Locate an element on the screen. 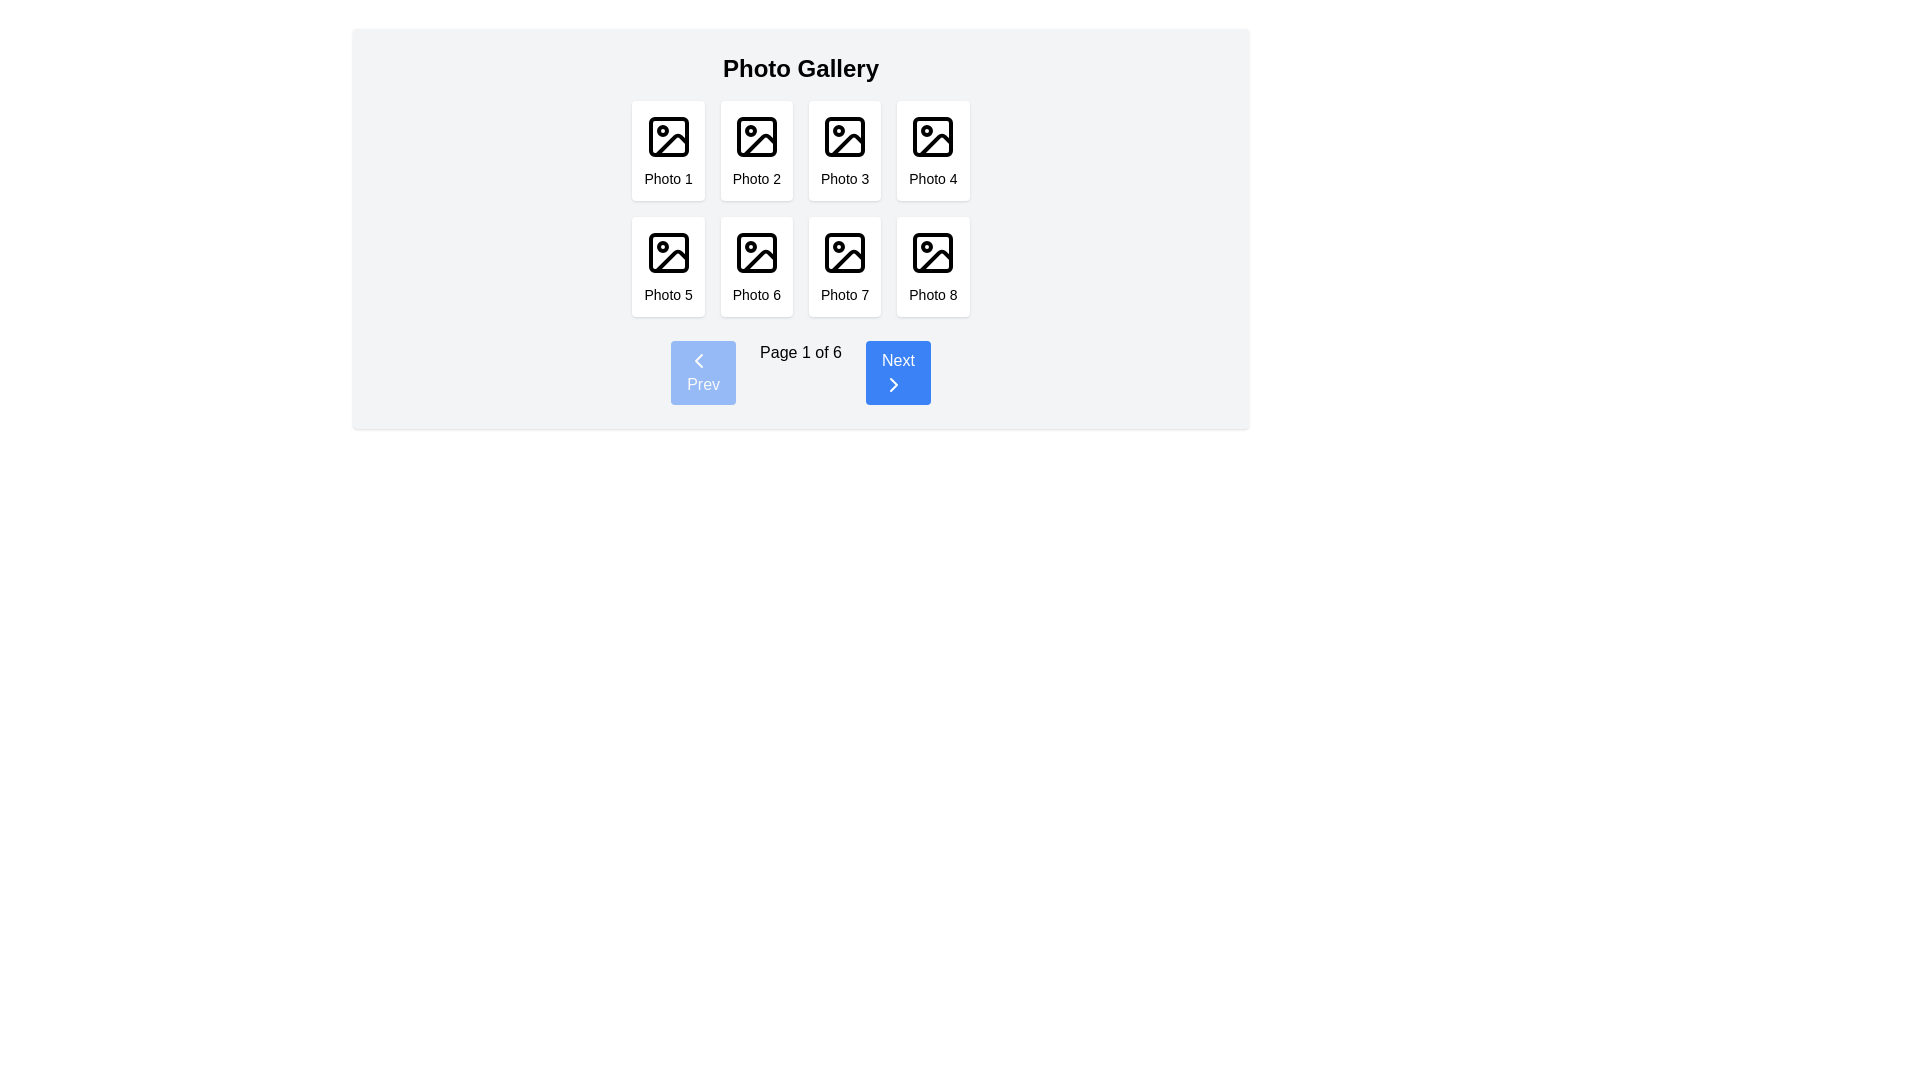 This screenshot has height=1080, width=1920. the card representing 'Photo 3' in the photo gallery is located at coordinates (844, 149).